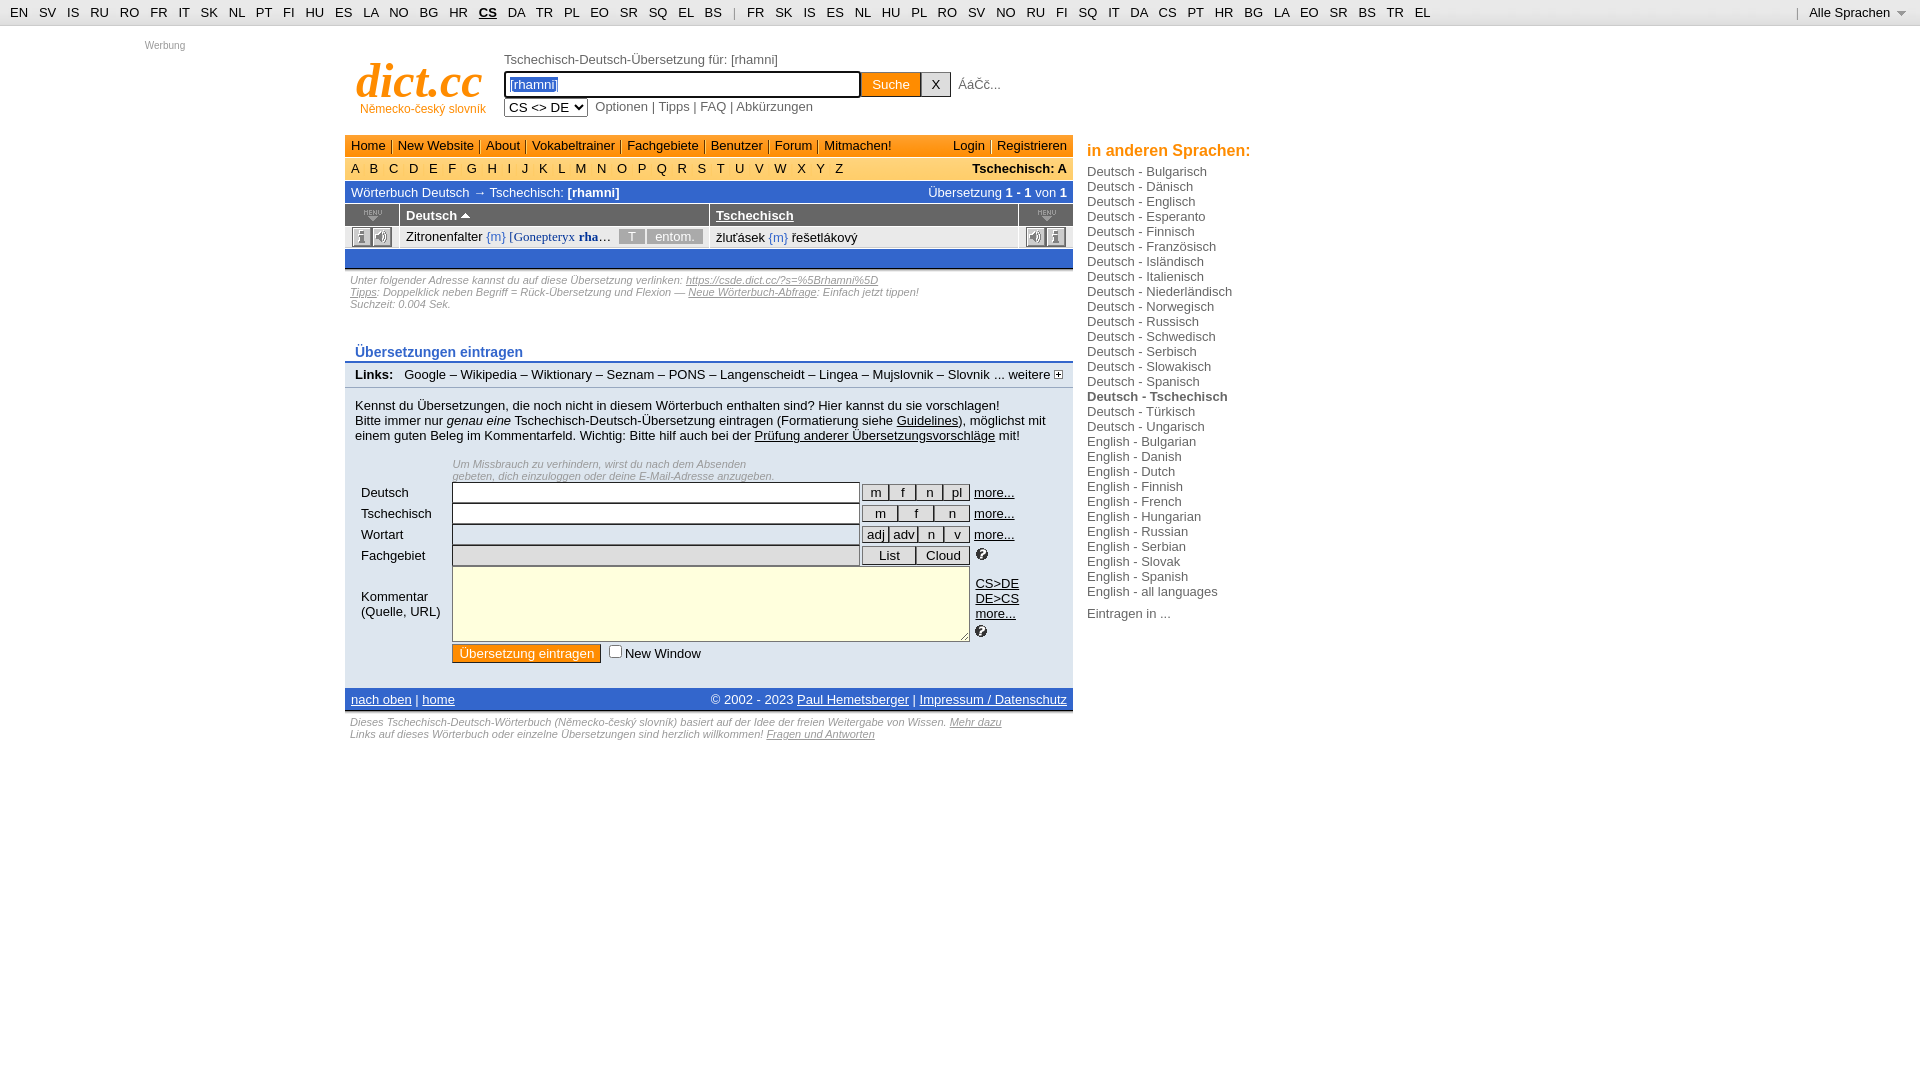 The height and width of the screenshot is (1080, 1920). I want to click on 'Tipps', so click(657, 106).